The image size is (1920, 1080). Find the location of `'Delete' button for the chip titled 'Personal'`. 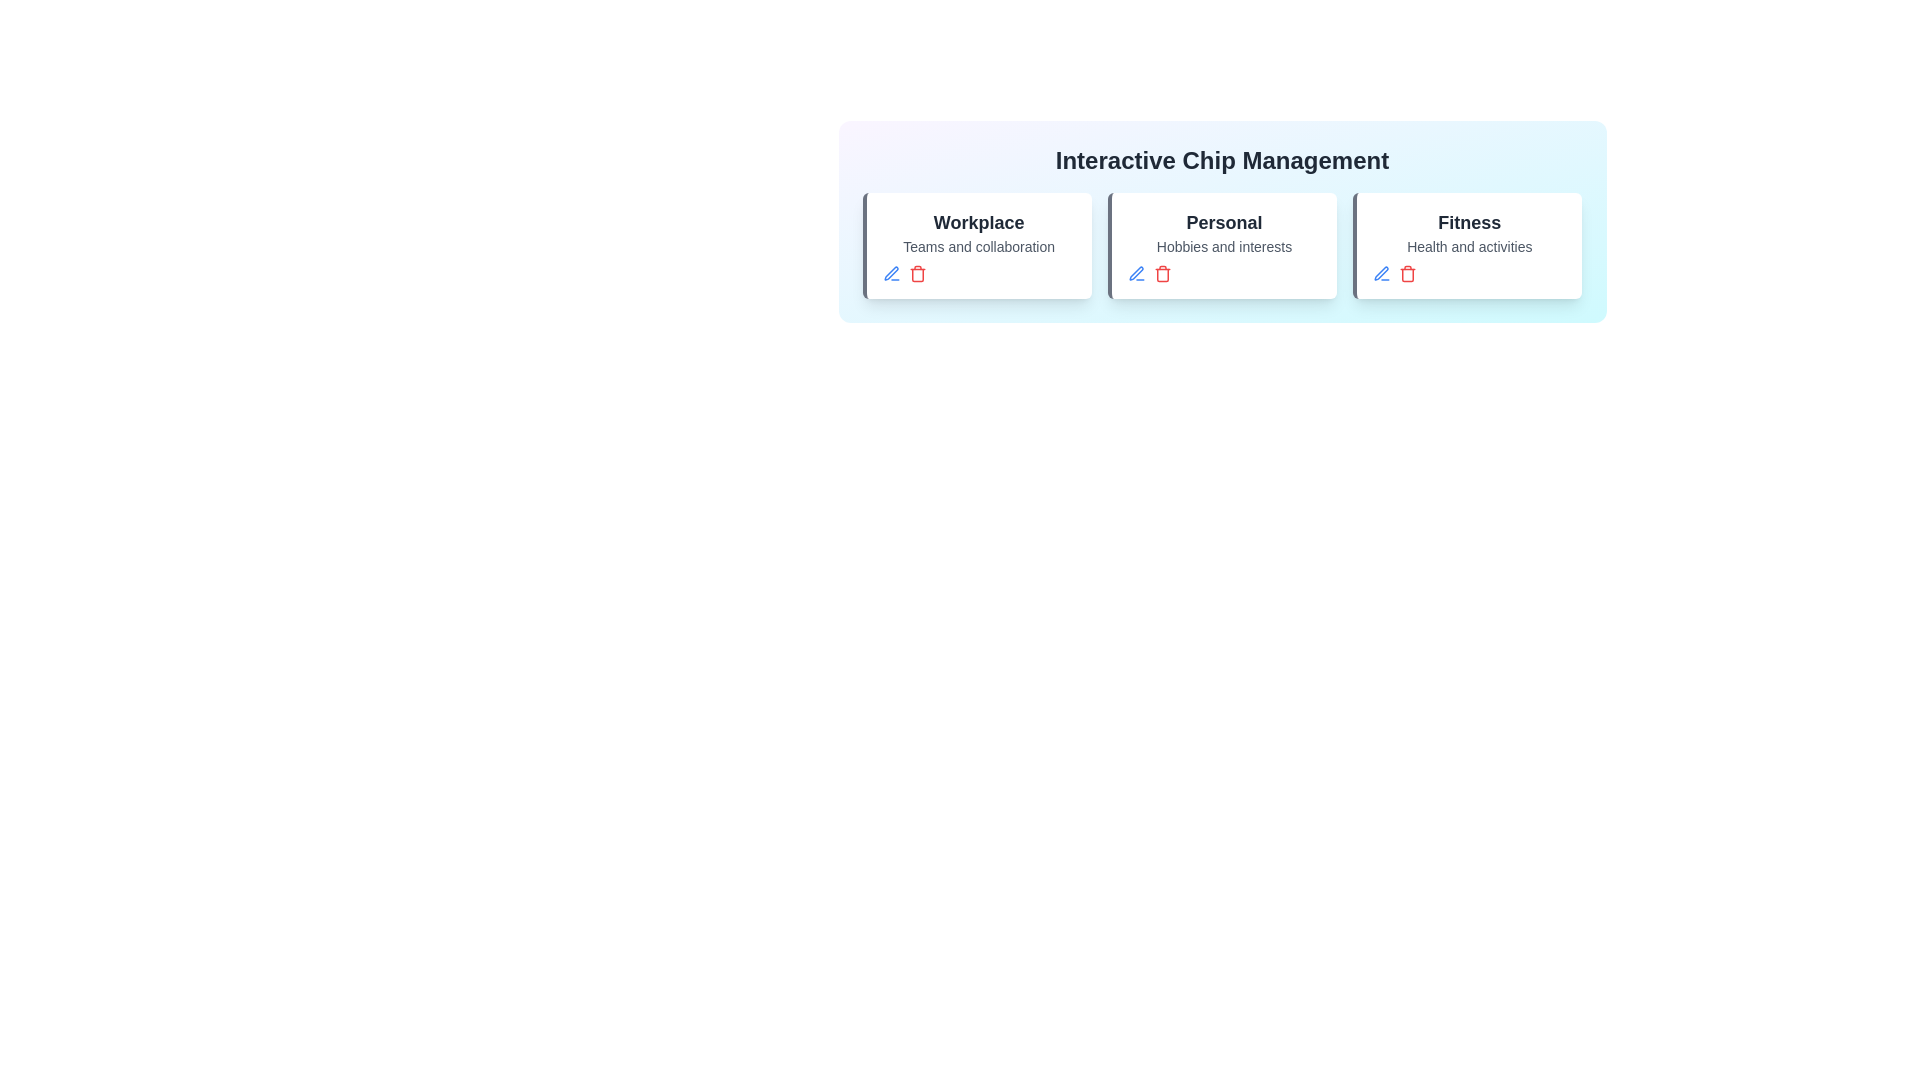

'Delete' button for the chip titled 'Personal' is located at coordinates (1162, 273).